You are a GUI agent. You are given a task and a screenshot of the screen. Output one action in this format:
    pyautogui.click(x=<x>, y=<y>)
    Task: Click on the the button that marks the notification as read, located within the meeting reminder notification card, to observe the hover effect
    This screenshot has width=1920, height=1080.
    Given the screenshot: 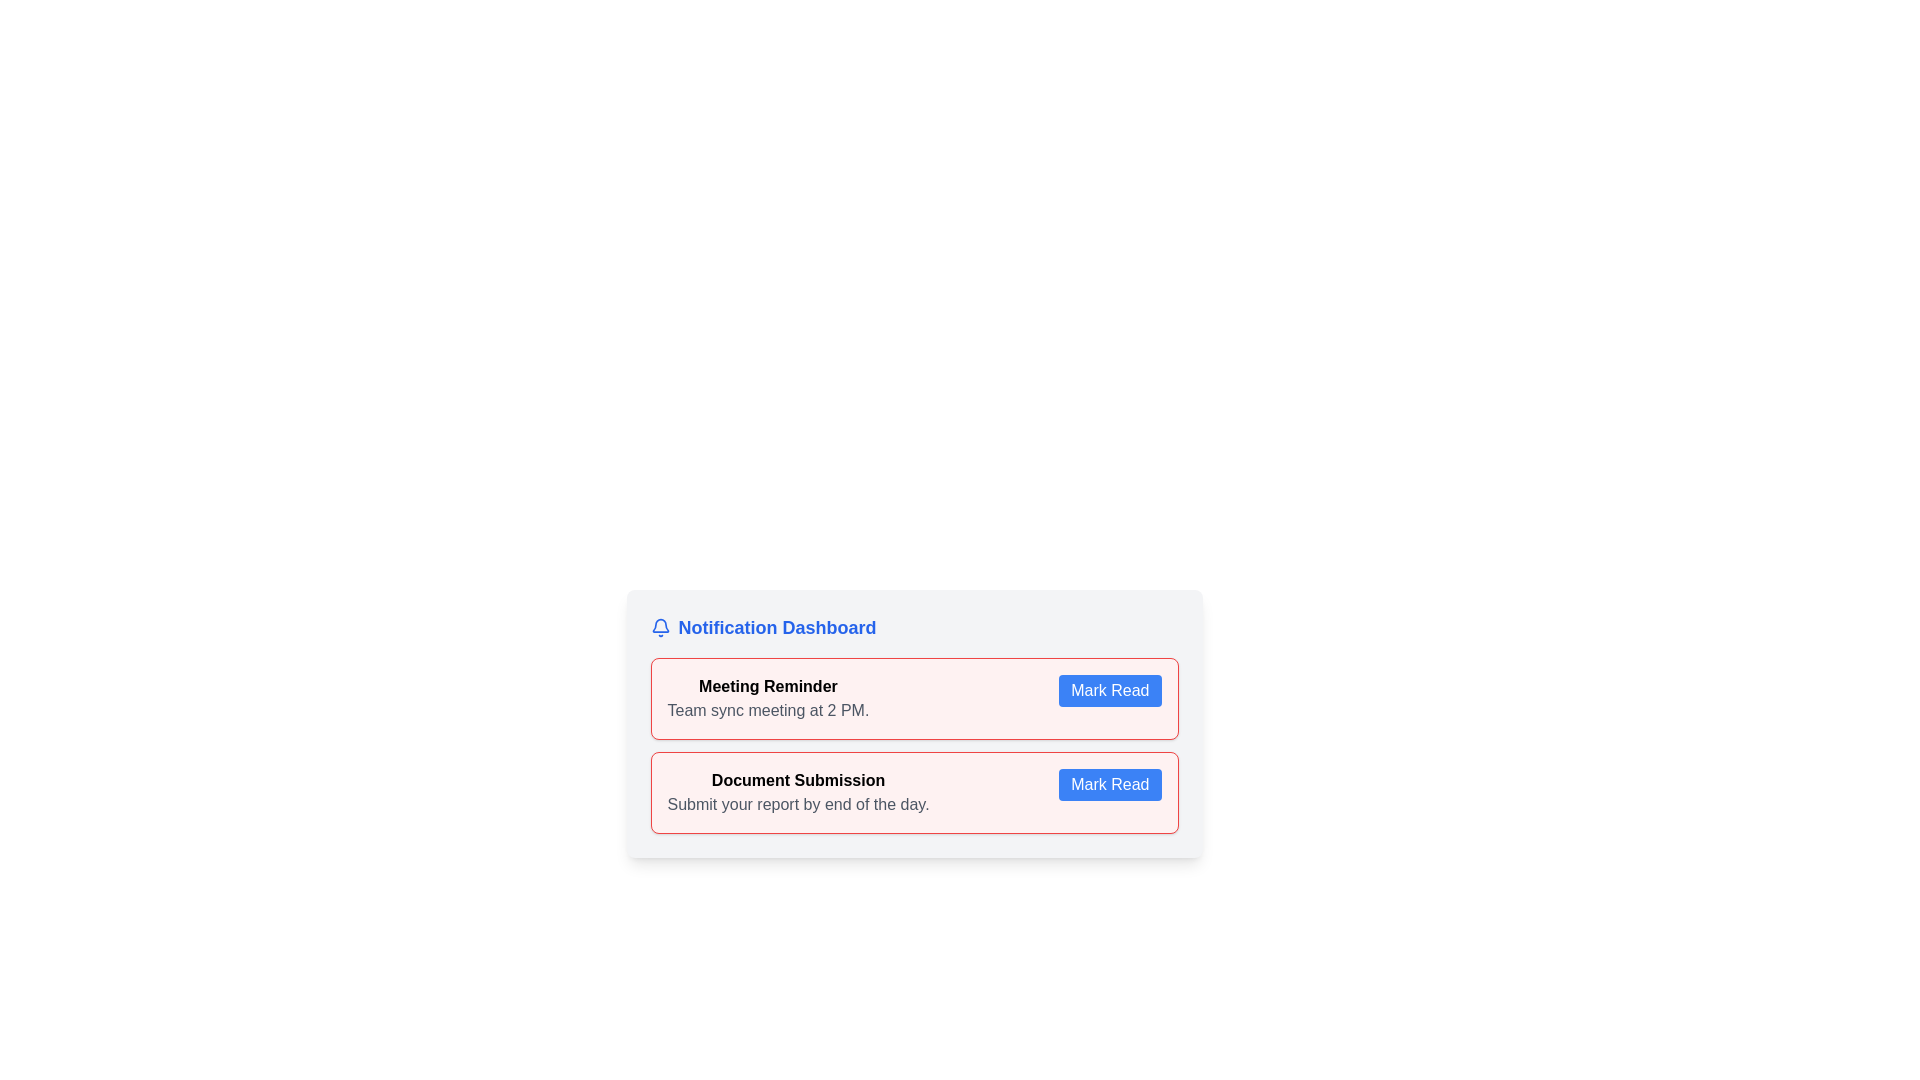 What is the action you would take?
    pyautogui.click(x=1109, y=689)
    